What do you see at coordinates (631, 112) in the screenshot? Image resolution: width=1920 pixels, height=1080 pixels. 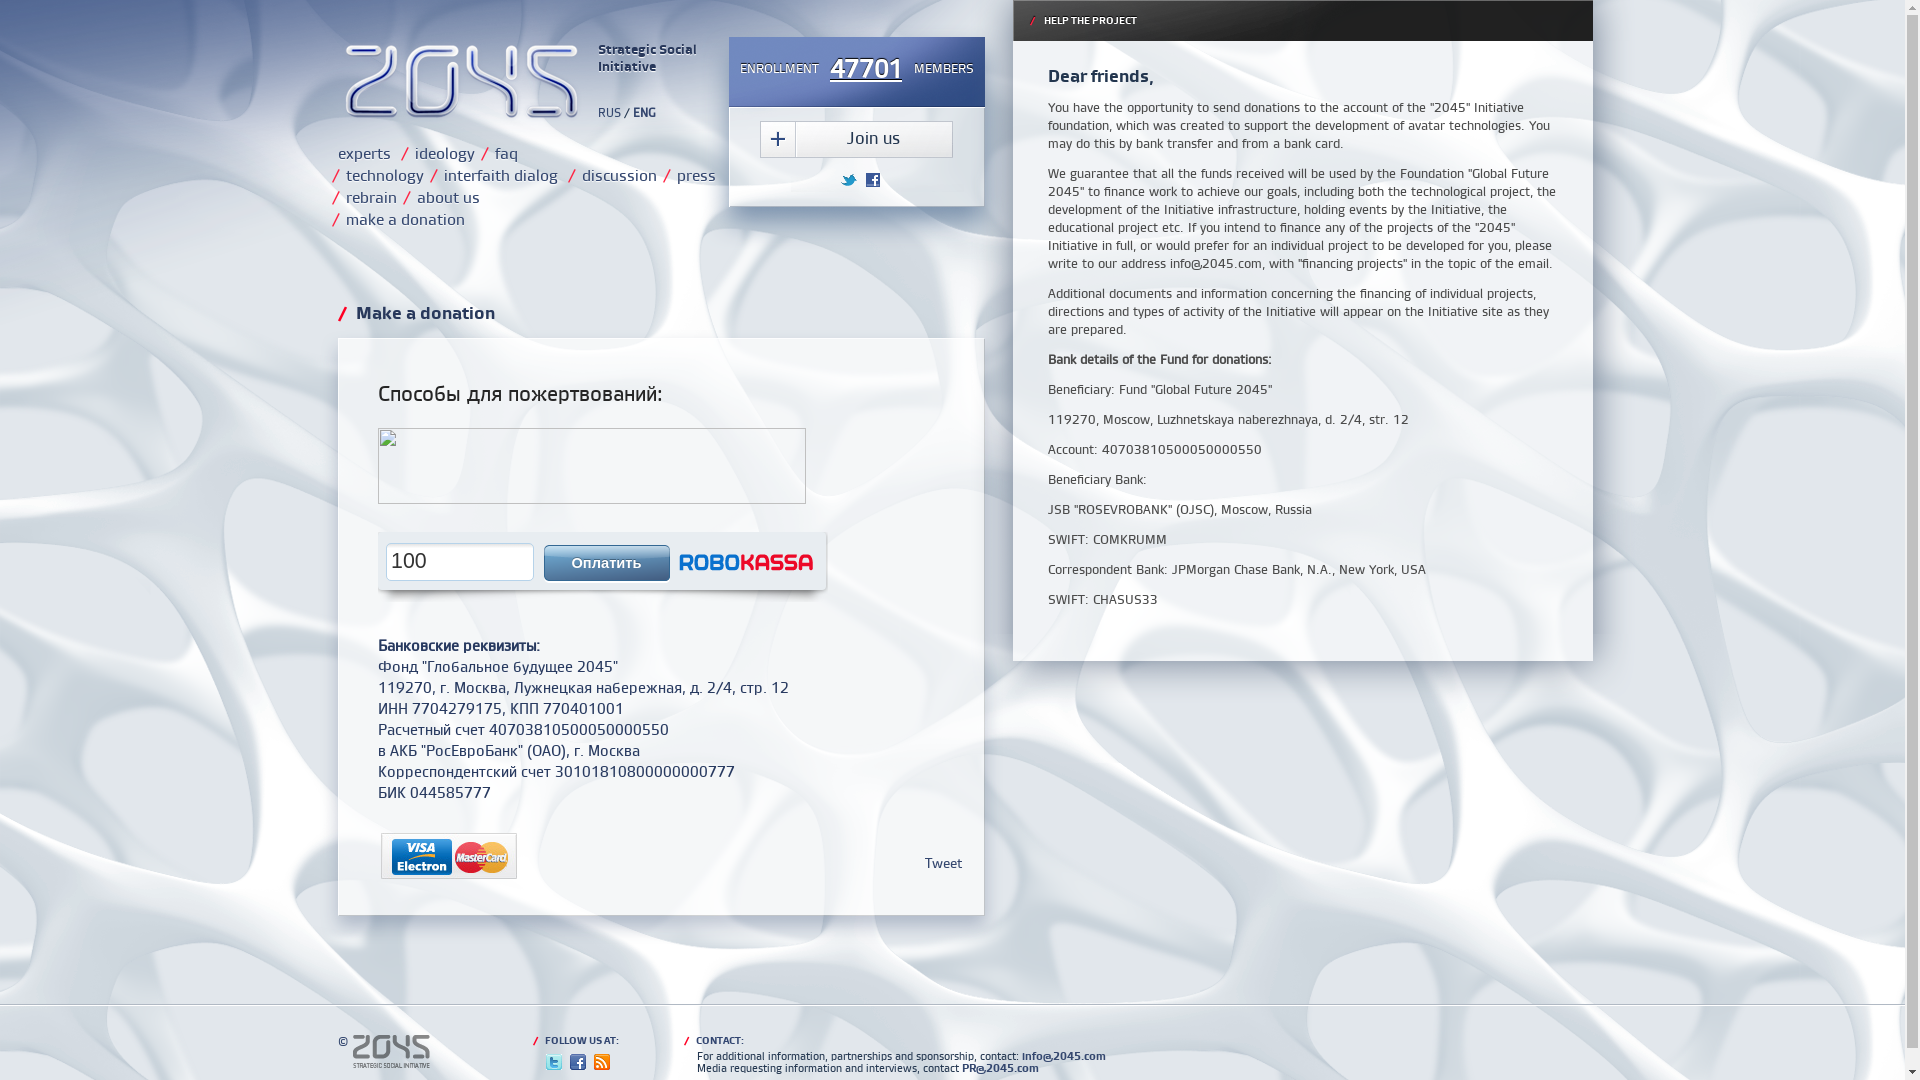 I see `'ENG'` at bounding box center [631, 112].